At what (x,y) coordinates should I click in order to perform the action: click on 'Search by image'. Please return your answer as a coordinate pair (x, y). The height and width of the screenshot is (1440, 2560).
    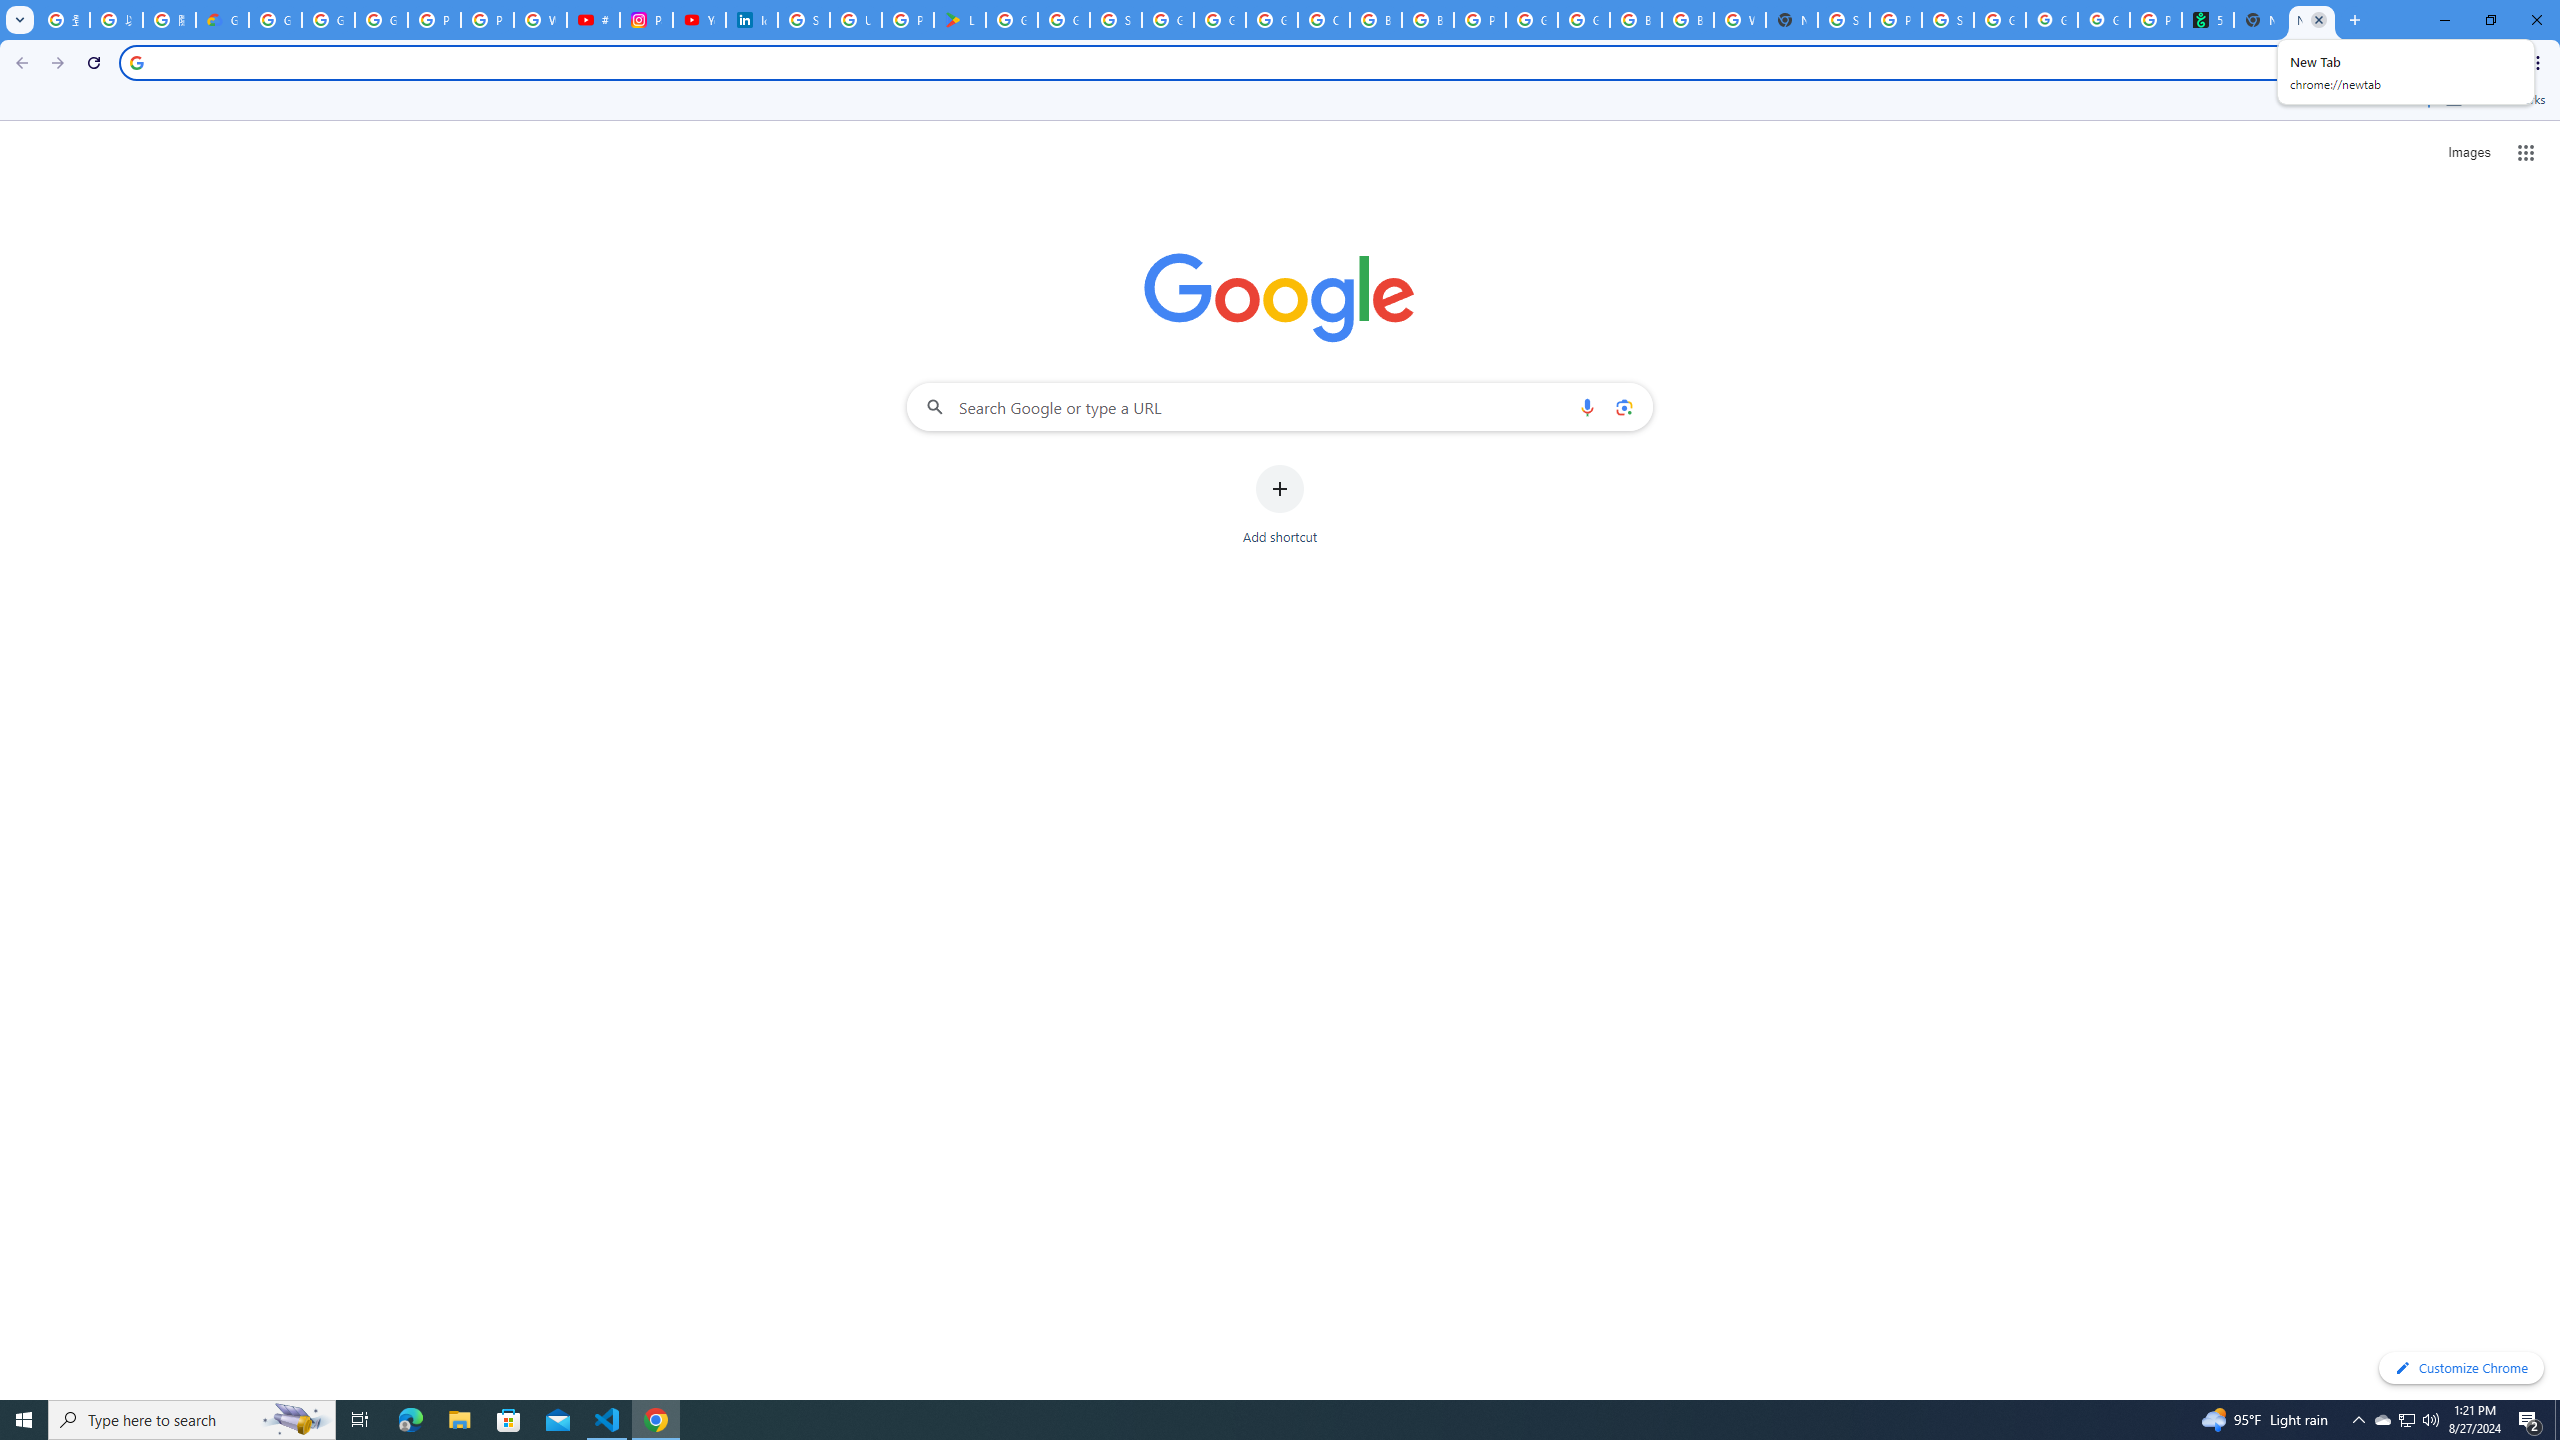
    Looking at the image, I should click on (1622, 405).